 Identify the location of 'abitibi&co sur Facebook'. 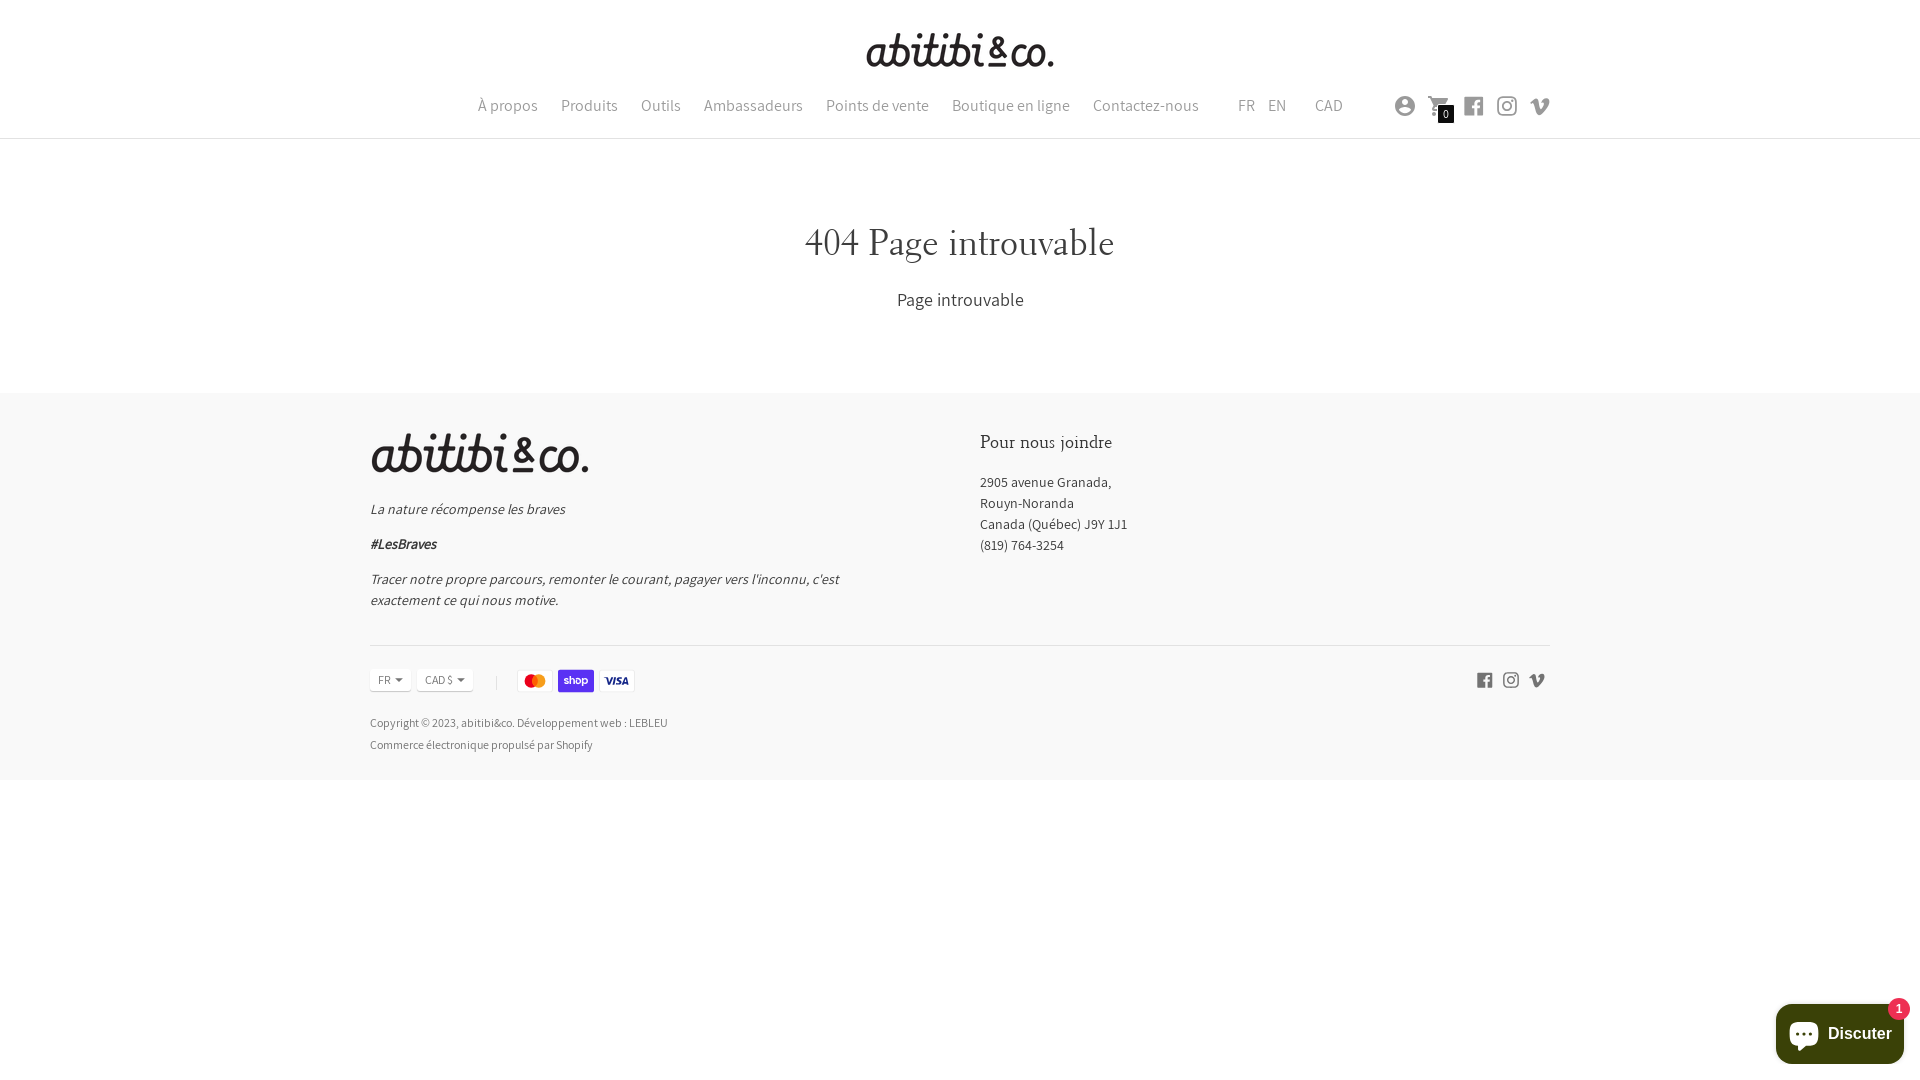
(1473, 104).